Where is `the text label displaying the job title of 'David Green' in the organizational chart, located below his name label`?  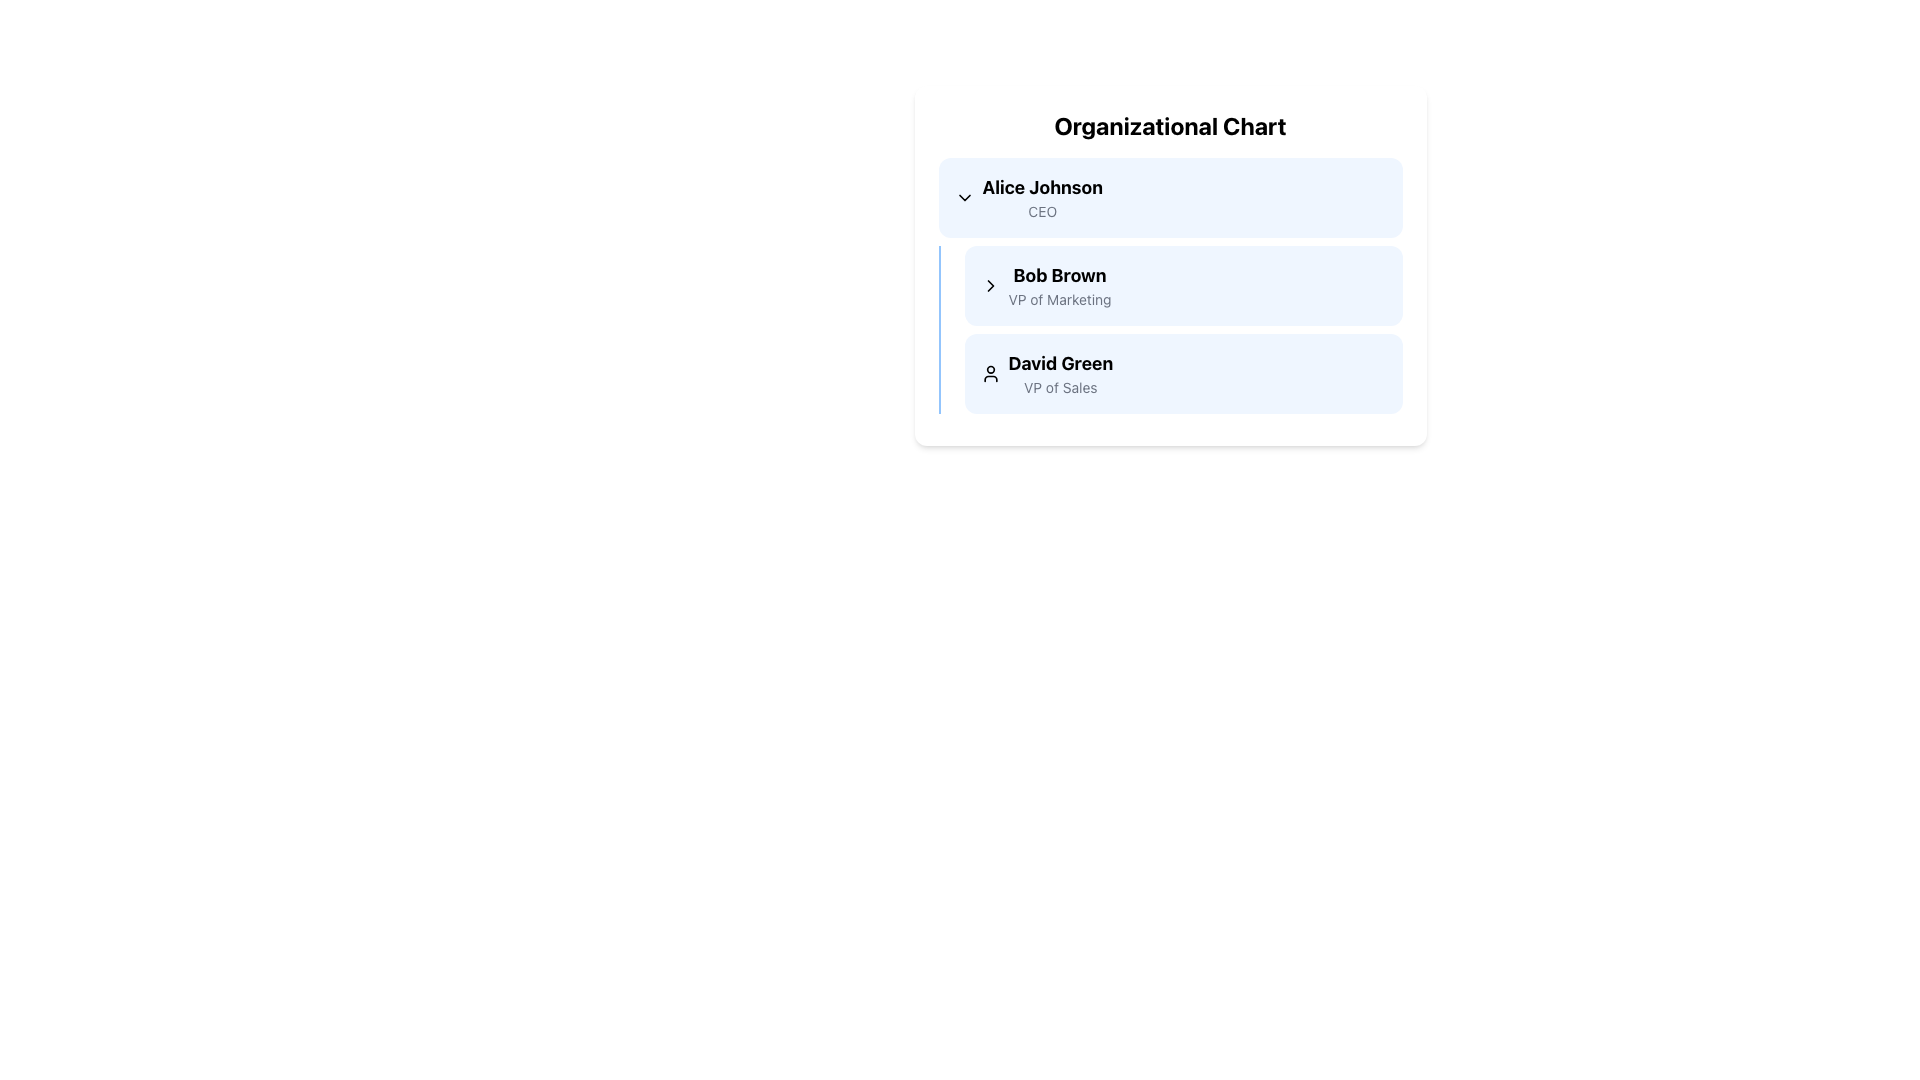
the text label displaying the job title of 'David Green' in the organizational chart, located below his name label is located at coordinates (1059, 388).